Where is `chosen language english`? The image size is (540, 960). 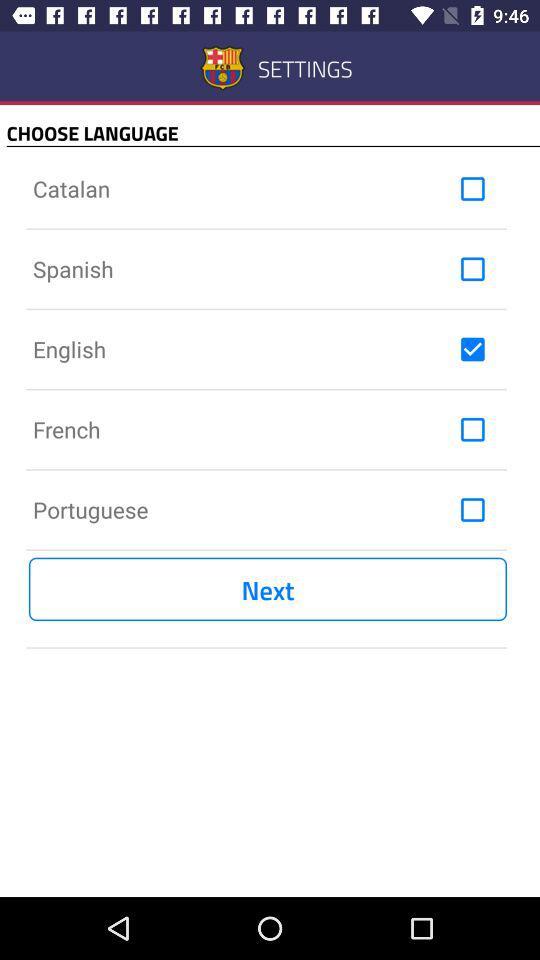
chosen language english is located at coordinates (472, 349).